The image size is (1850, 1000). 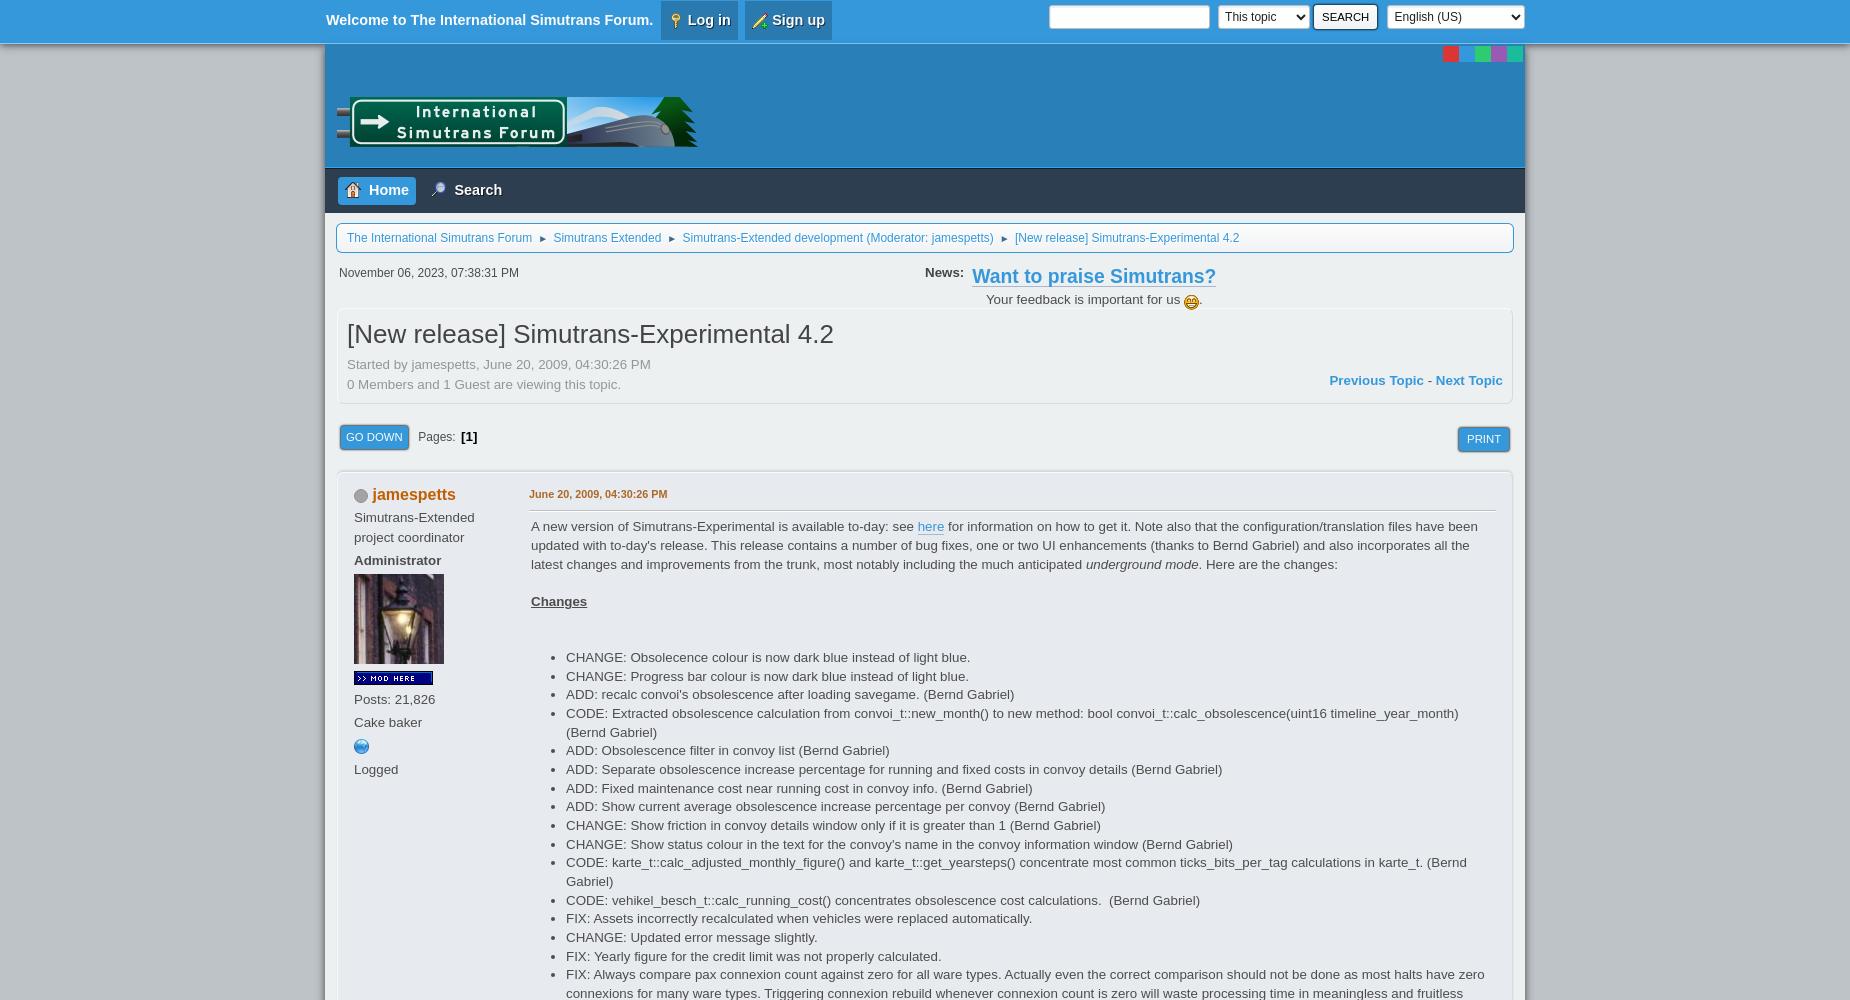 I want to click on 'Pages', so click(x=433, y=437).